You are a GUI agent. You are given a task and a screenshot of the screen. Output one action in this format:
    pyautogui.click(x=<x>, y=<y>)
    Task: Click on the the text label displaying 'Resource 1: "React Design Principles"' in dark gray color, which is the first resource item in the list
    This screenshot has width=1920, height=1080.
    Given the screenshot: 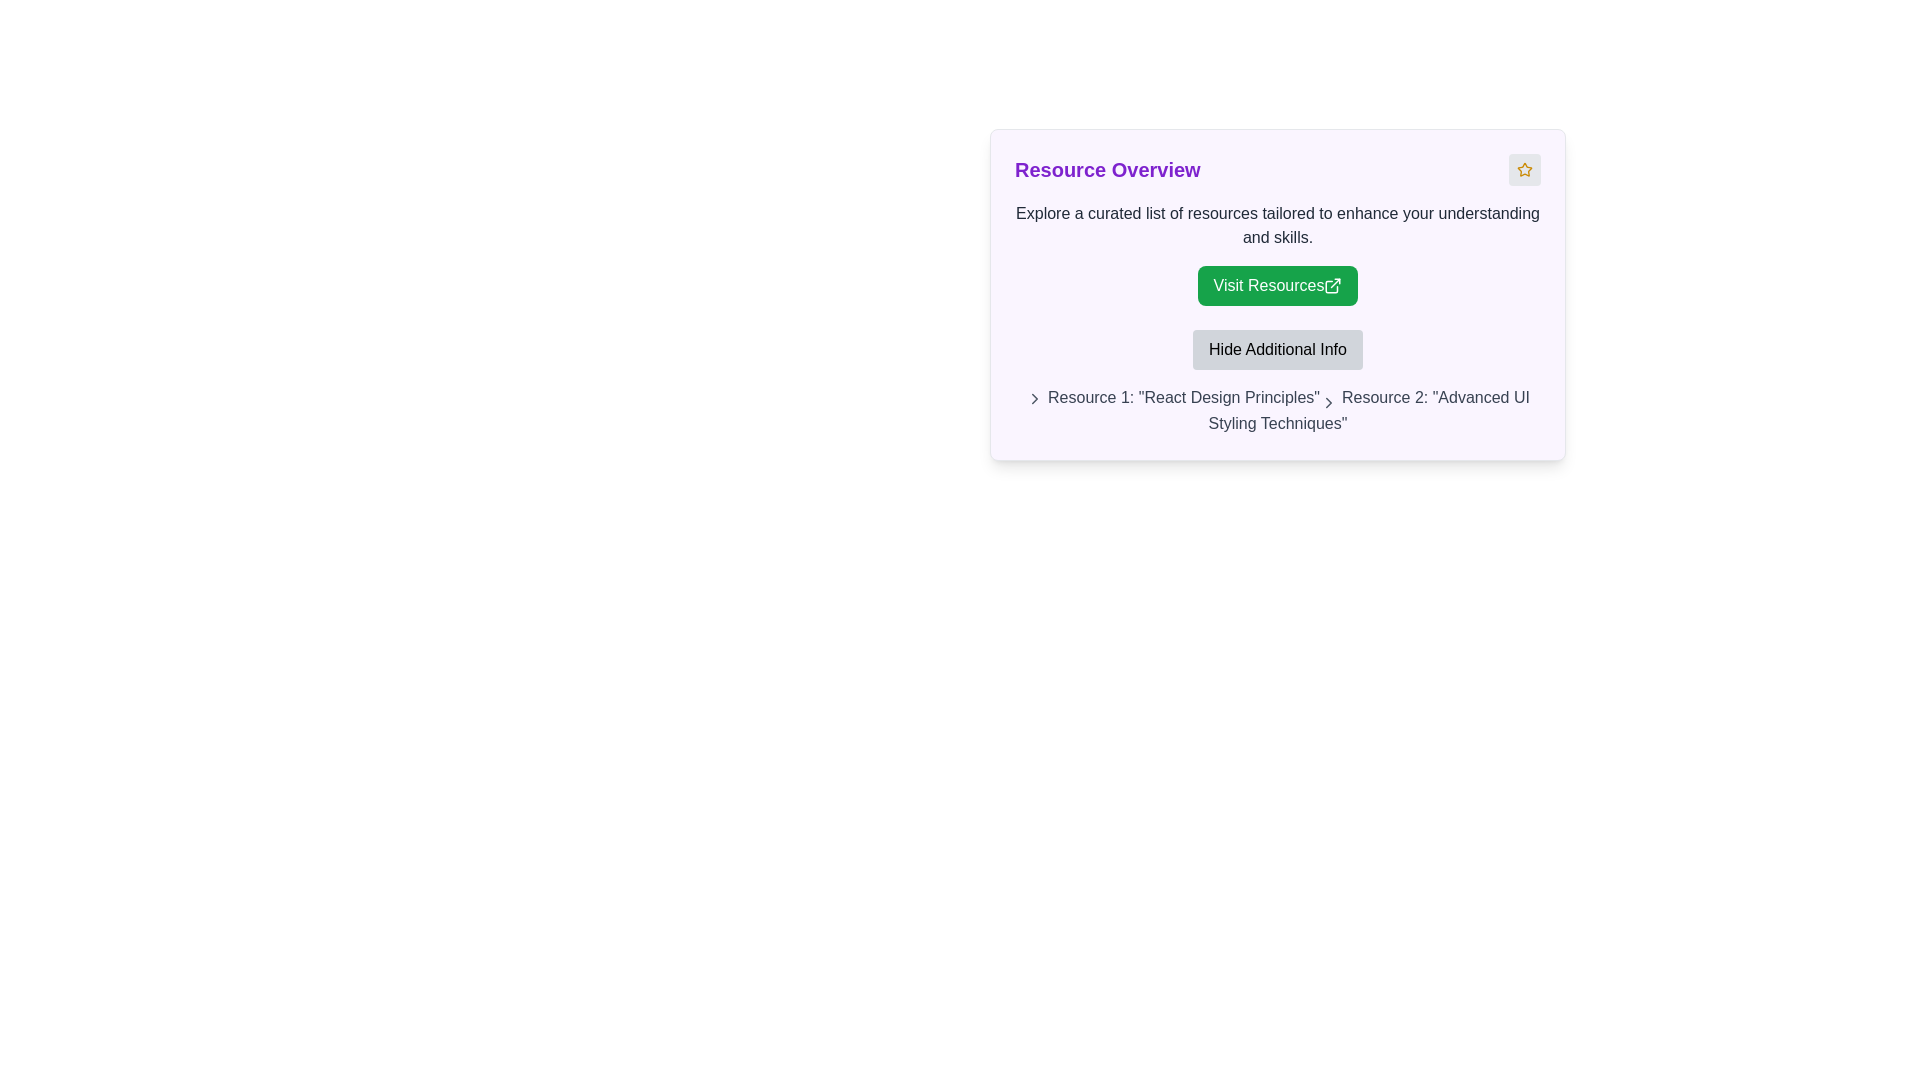 What is the action you would take?
    pyautogui.click(x=1184, y=397)
    